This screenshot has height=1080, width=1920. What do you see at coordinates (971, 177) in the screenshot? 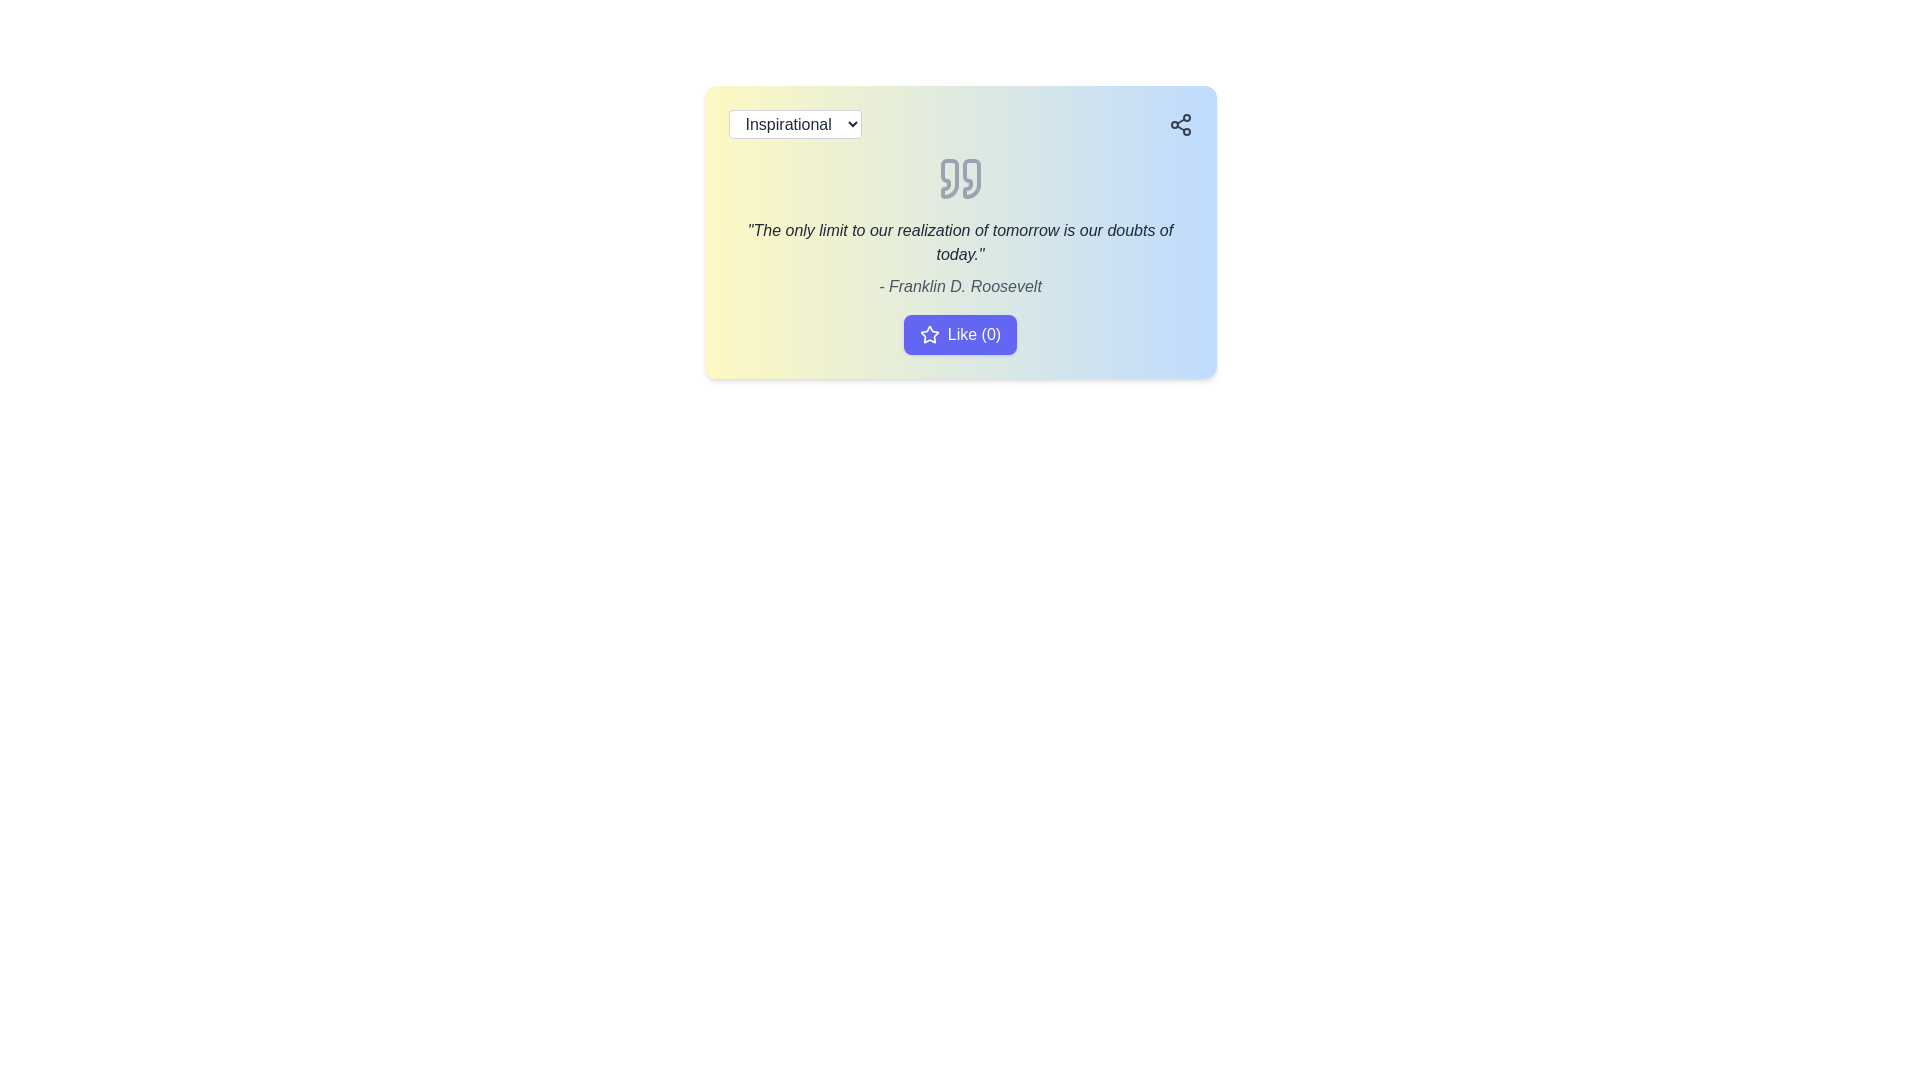
I see `the right quotation mark of the decorative SVG graphic element located at the top-center of the card interface` at bounding box center [971, 177].